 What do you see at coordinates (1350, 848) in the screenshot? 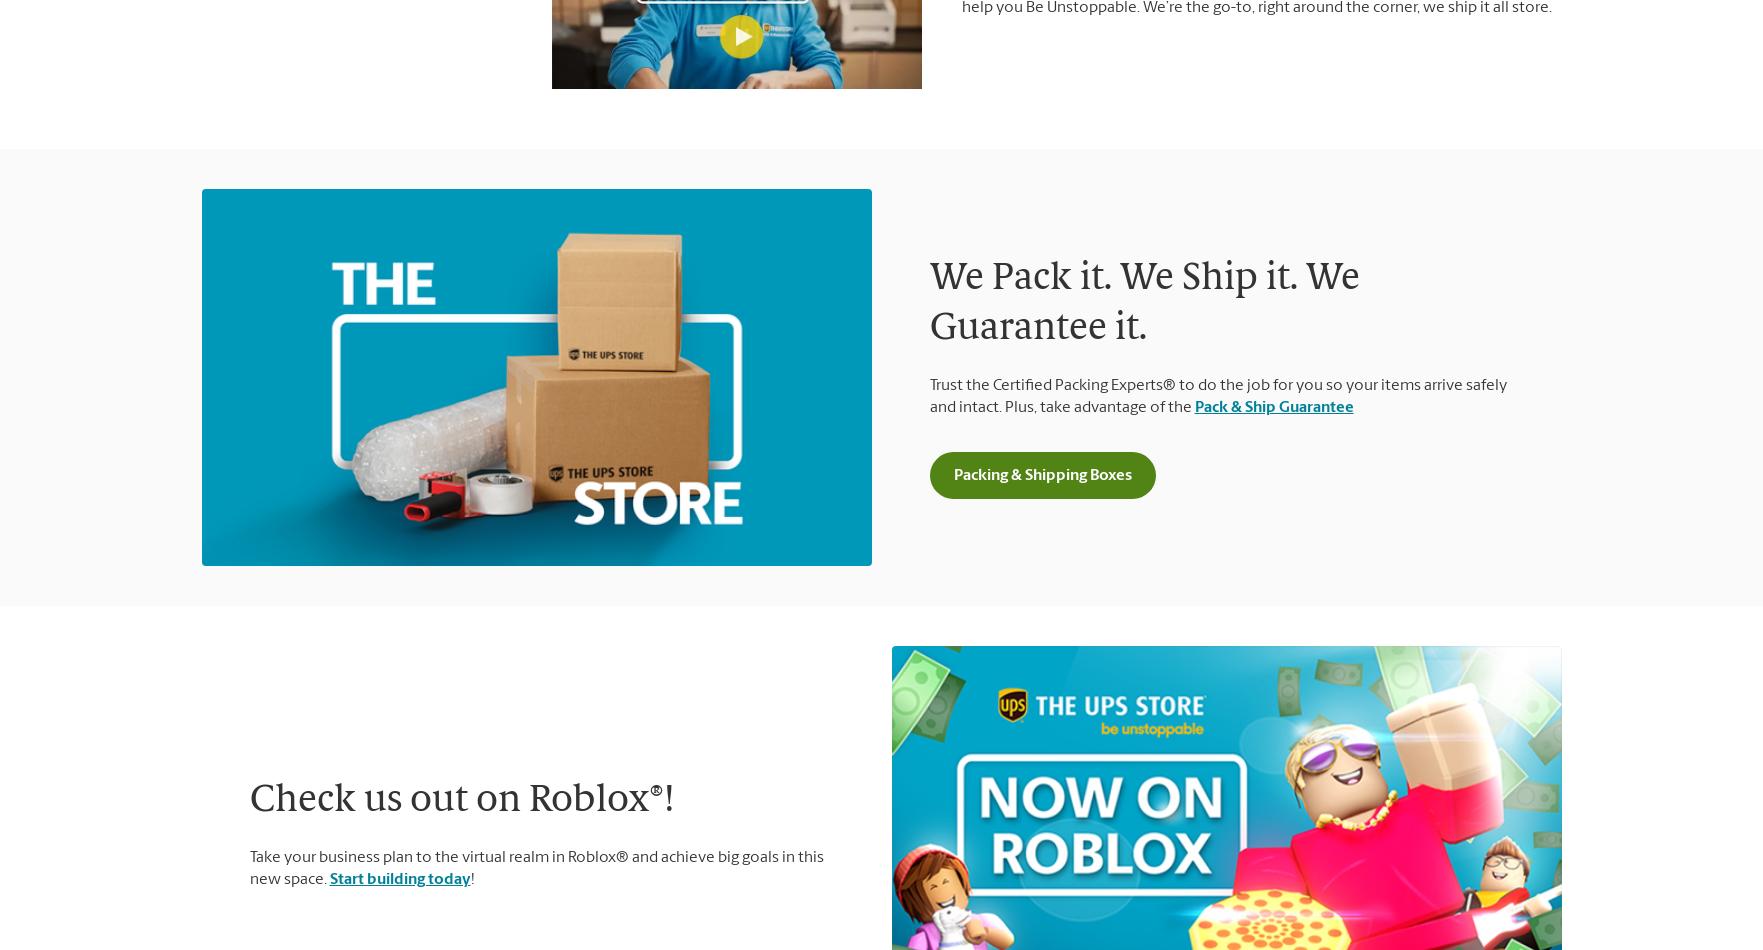
I see `'House Accounts'` at bounding box center [1350, 848].